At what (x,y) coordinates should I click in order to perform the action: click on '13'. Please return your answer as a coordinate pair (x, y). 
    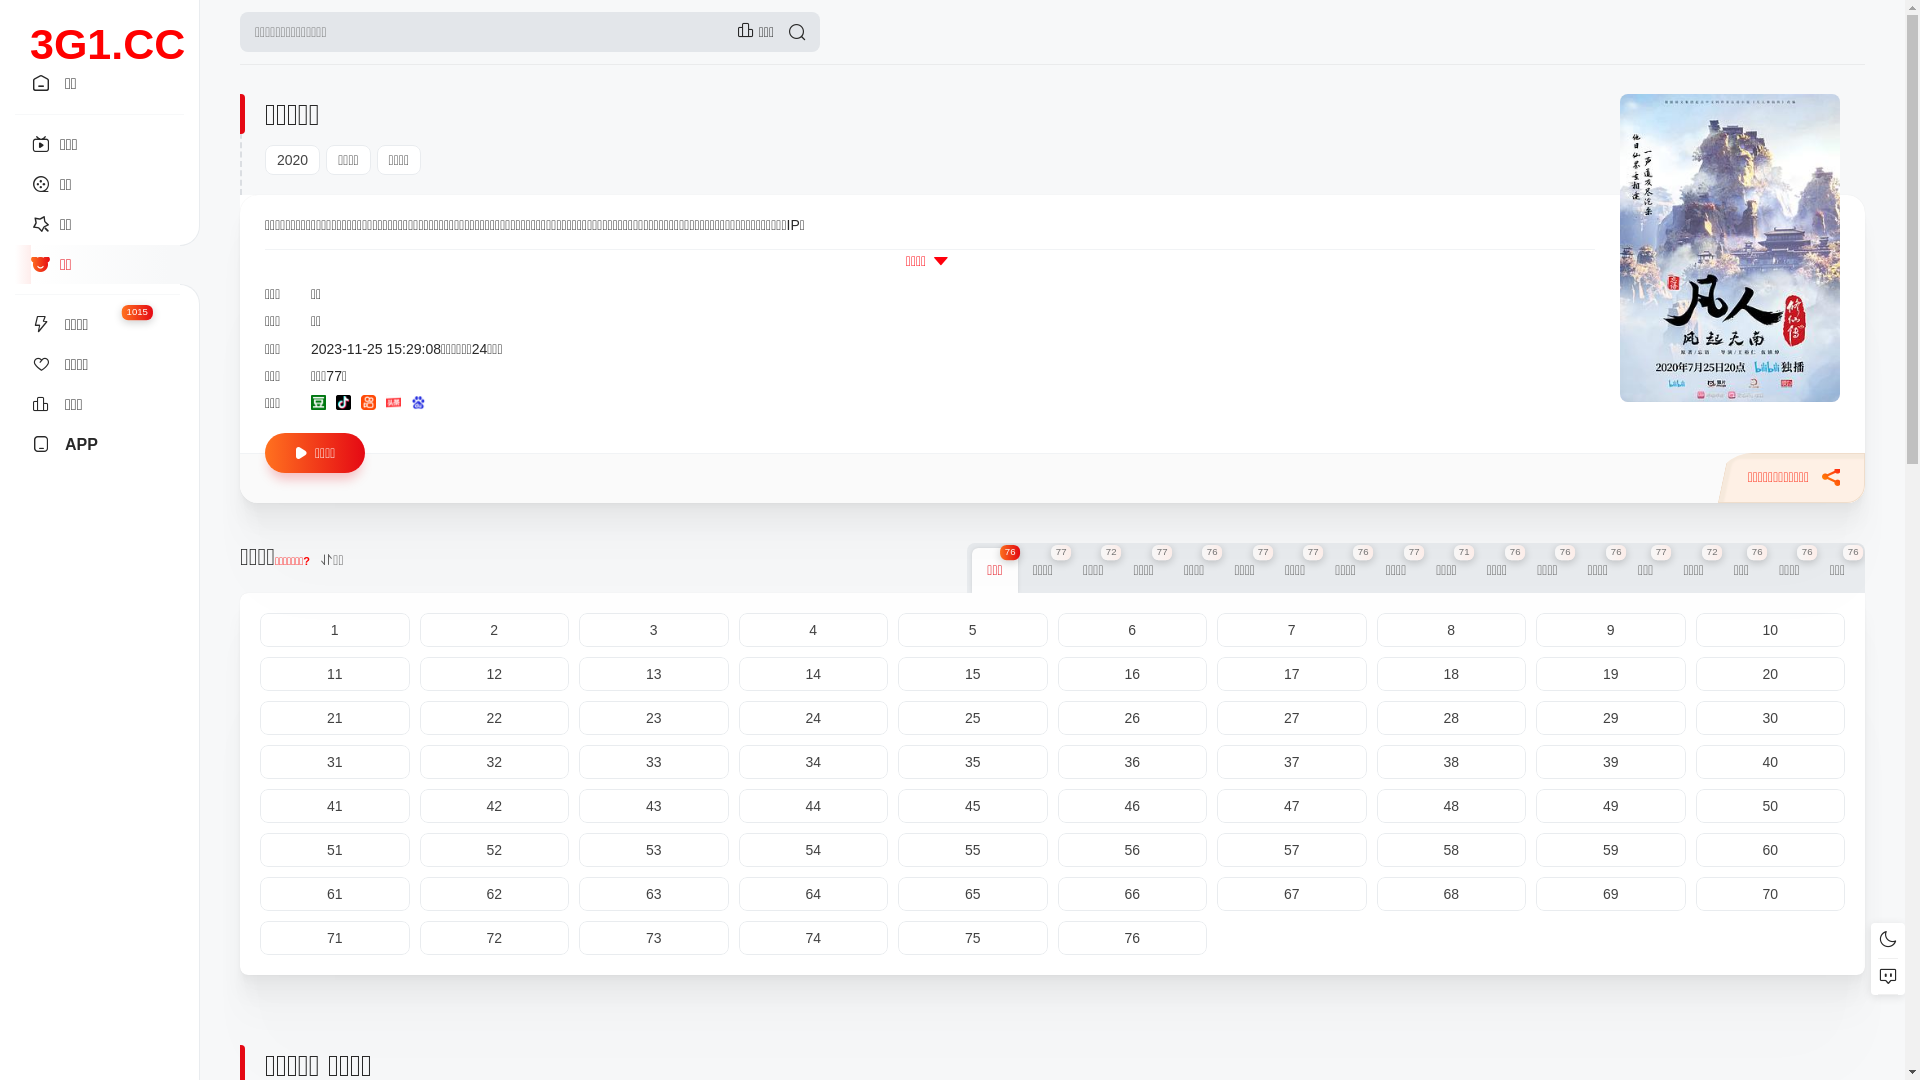
    Looking at the image, I should click on (653, 674).